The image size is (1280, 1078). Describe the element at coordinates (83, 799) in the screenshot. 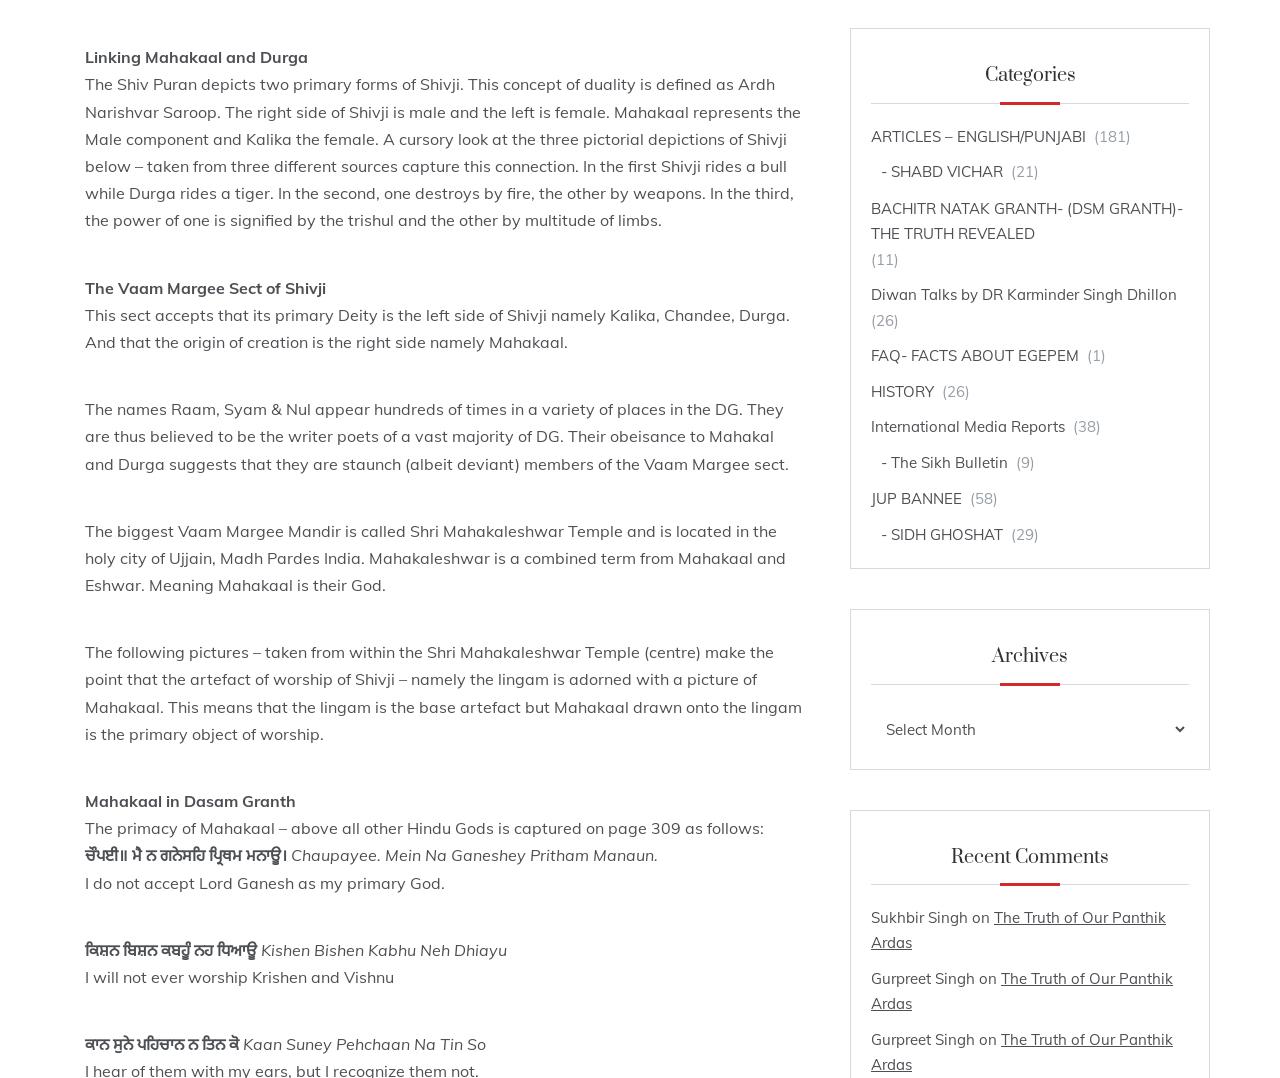

I see `'Mahakaal in Dasam Granth'` at that location.